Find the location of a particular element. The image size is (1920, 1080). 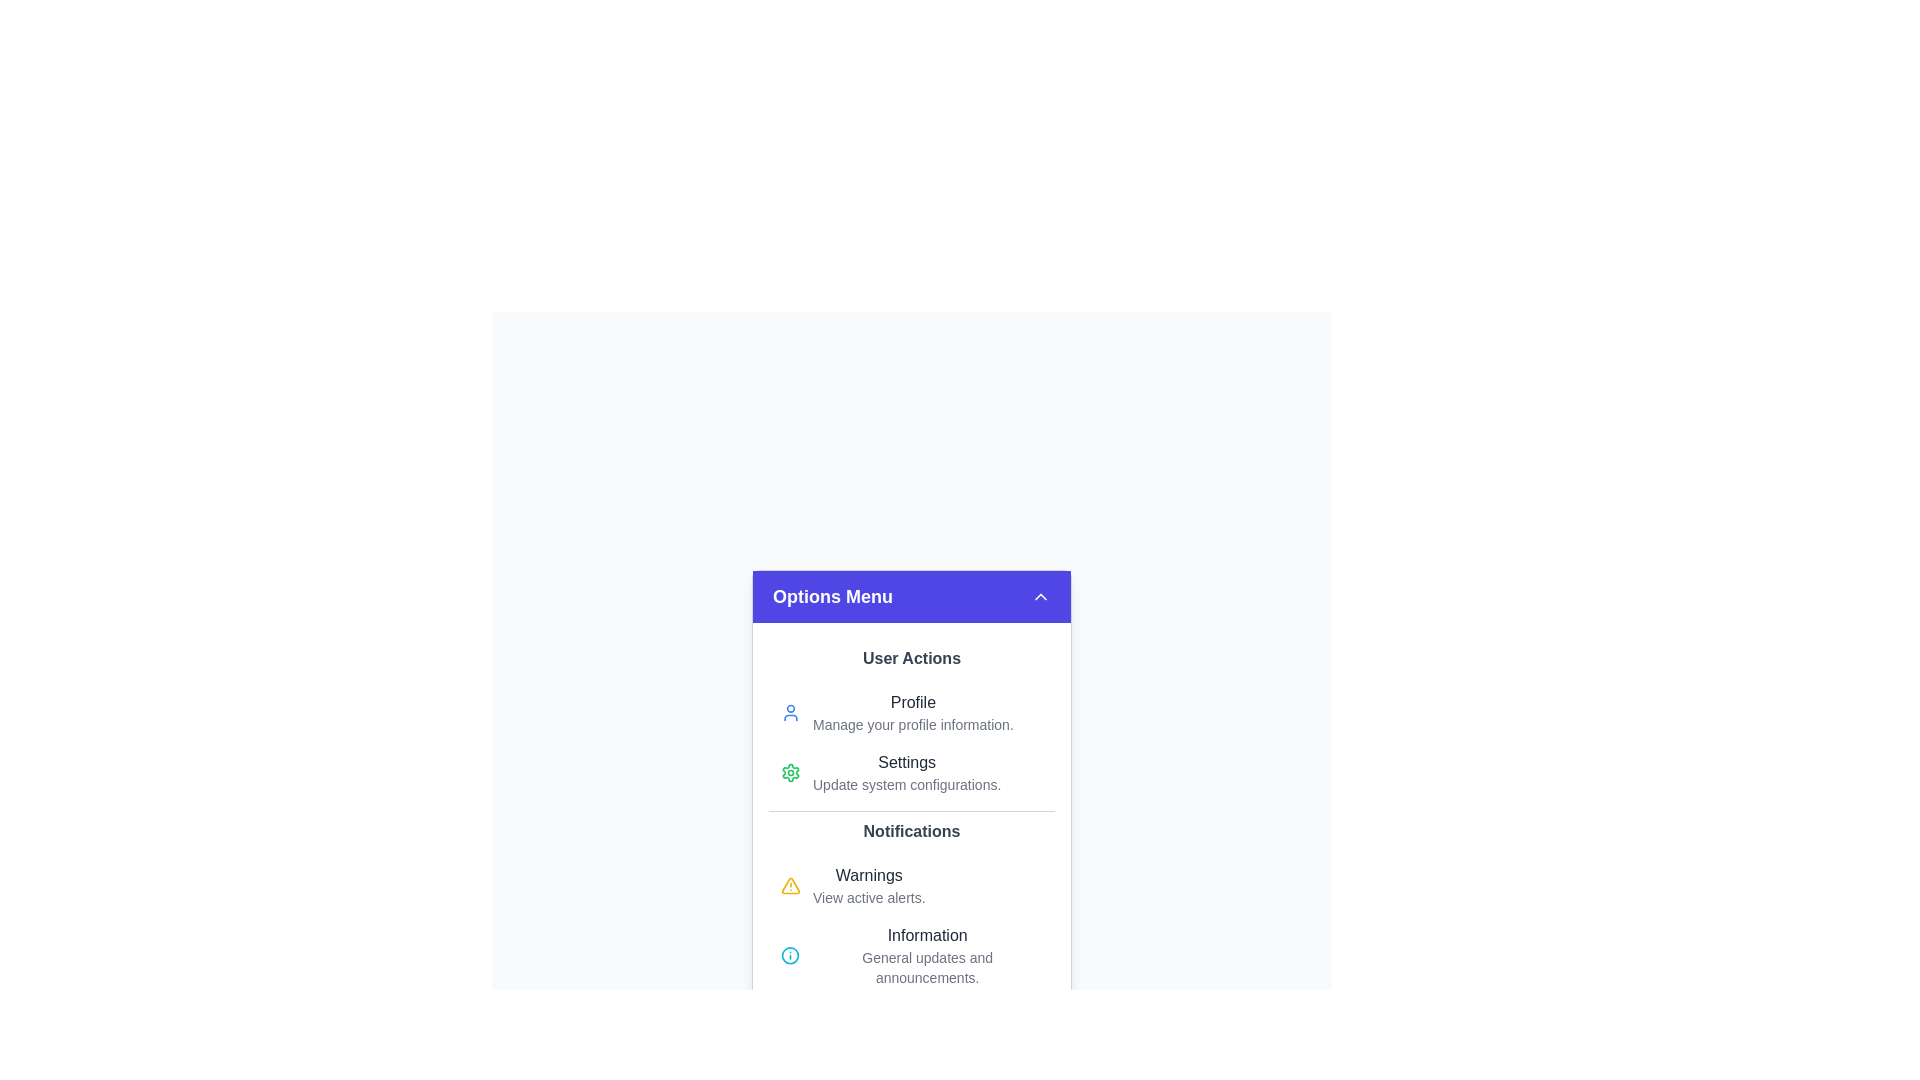

the 'Settings' icon is located at coordinates (790, 771).